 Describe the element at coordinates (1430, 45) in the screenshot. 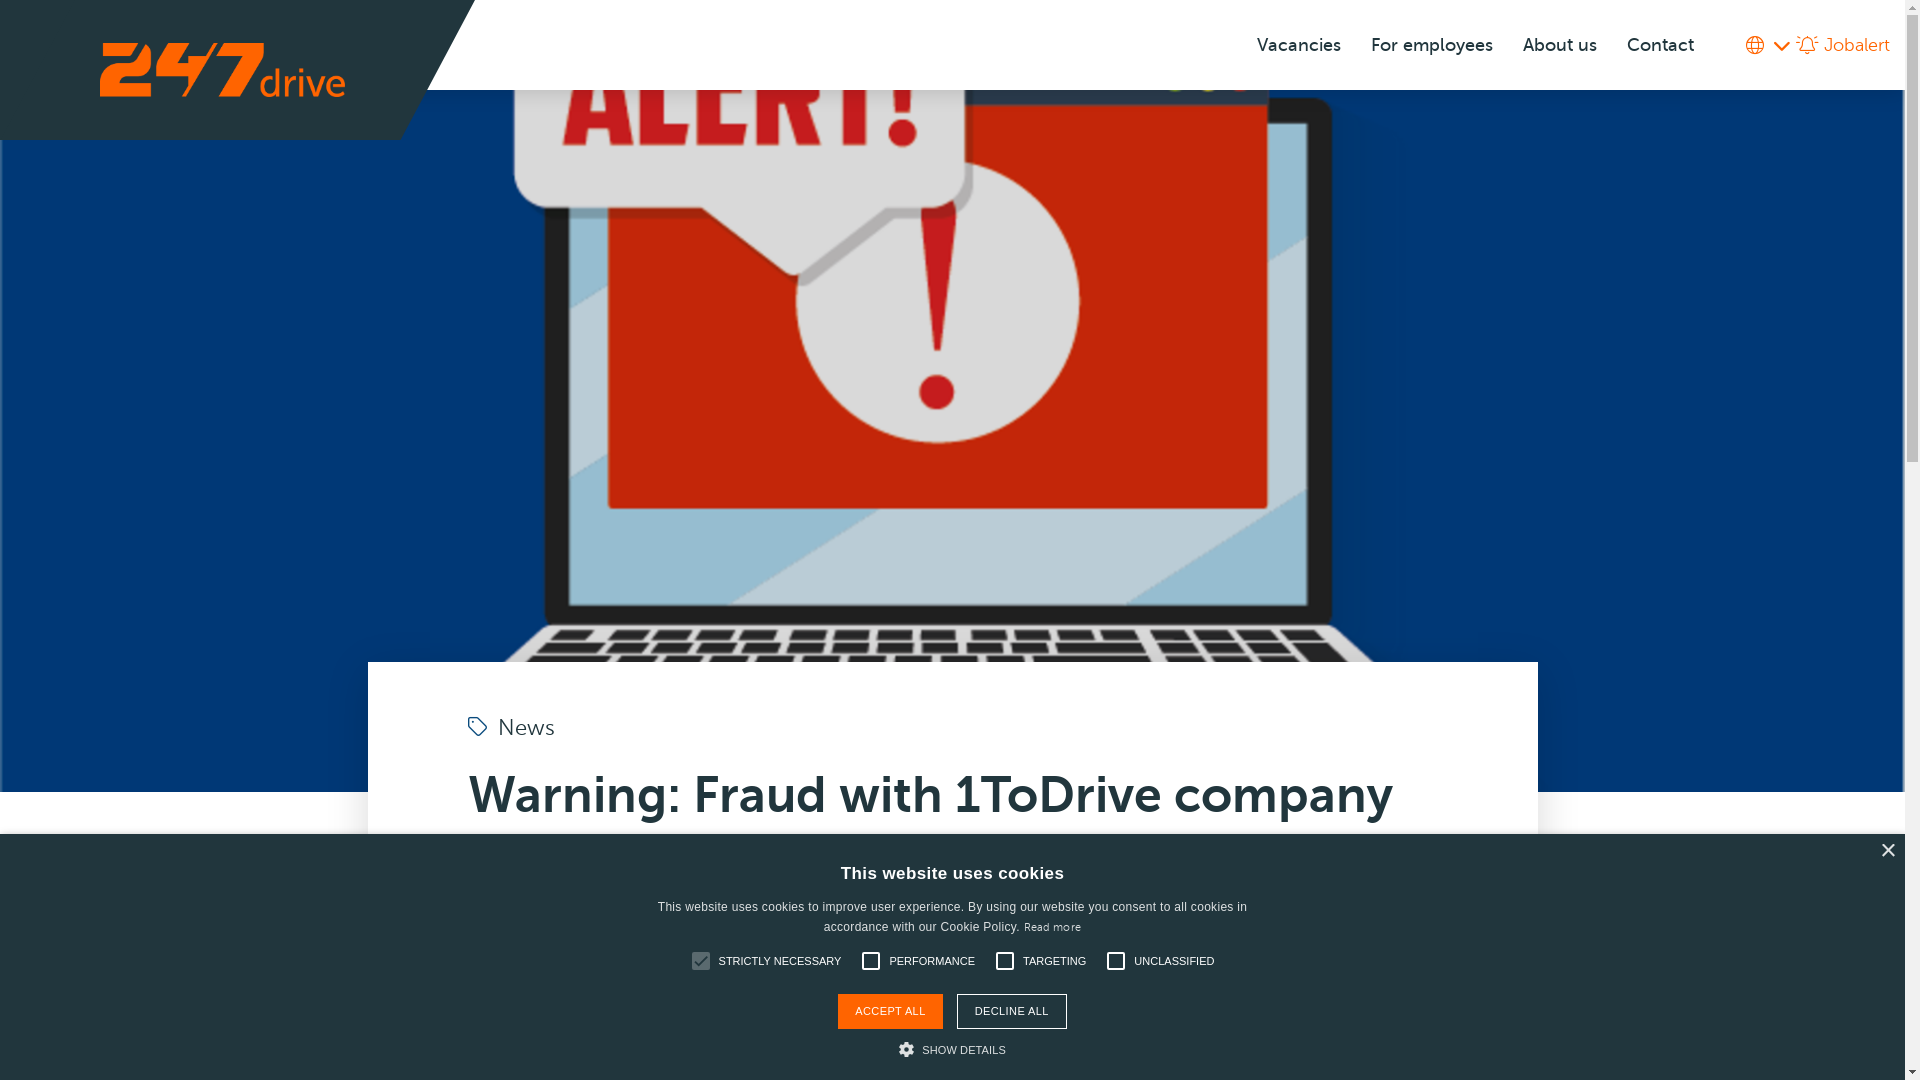

I see `'For employees'` at that location.